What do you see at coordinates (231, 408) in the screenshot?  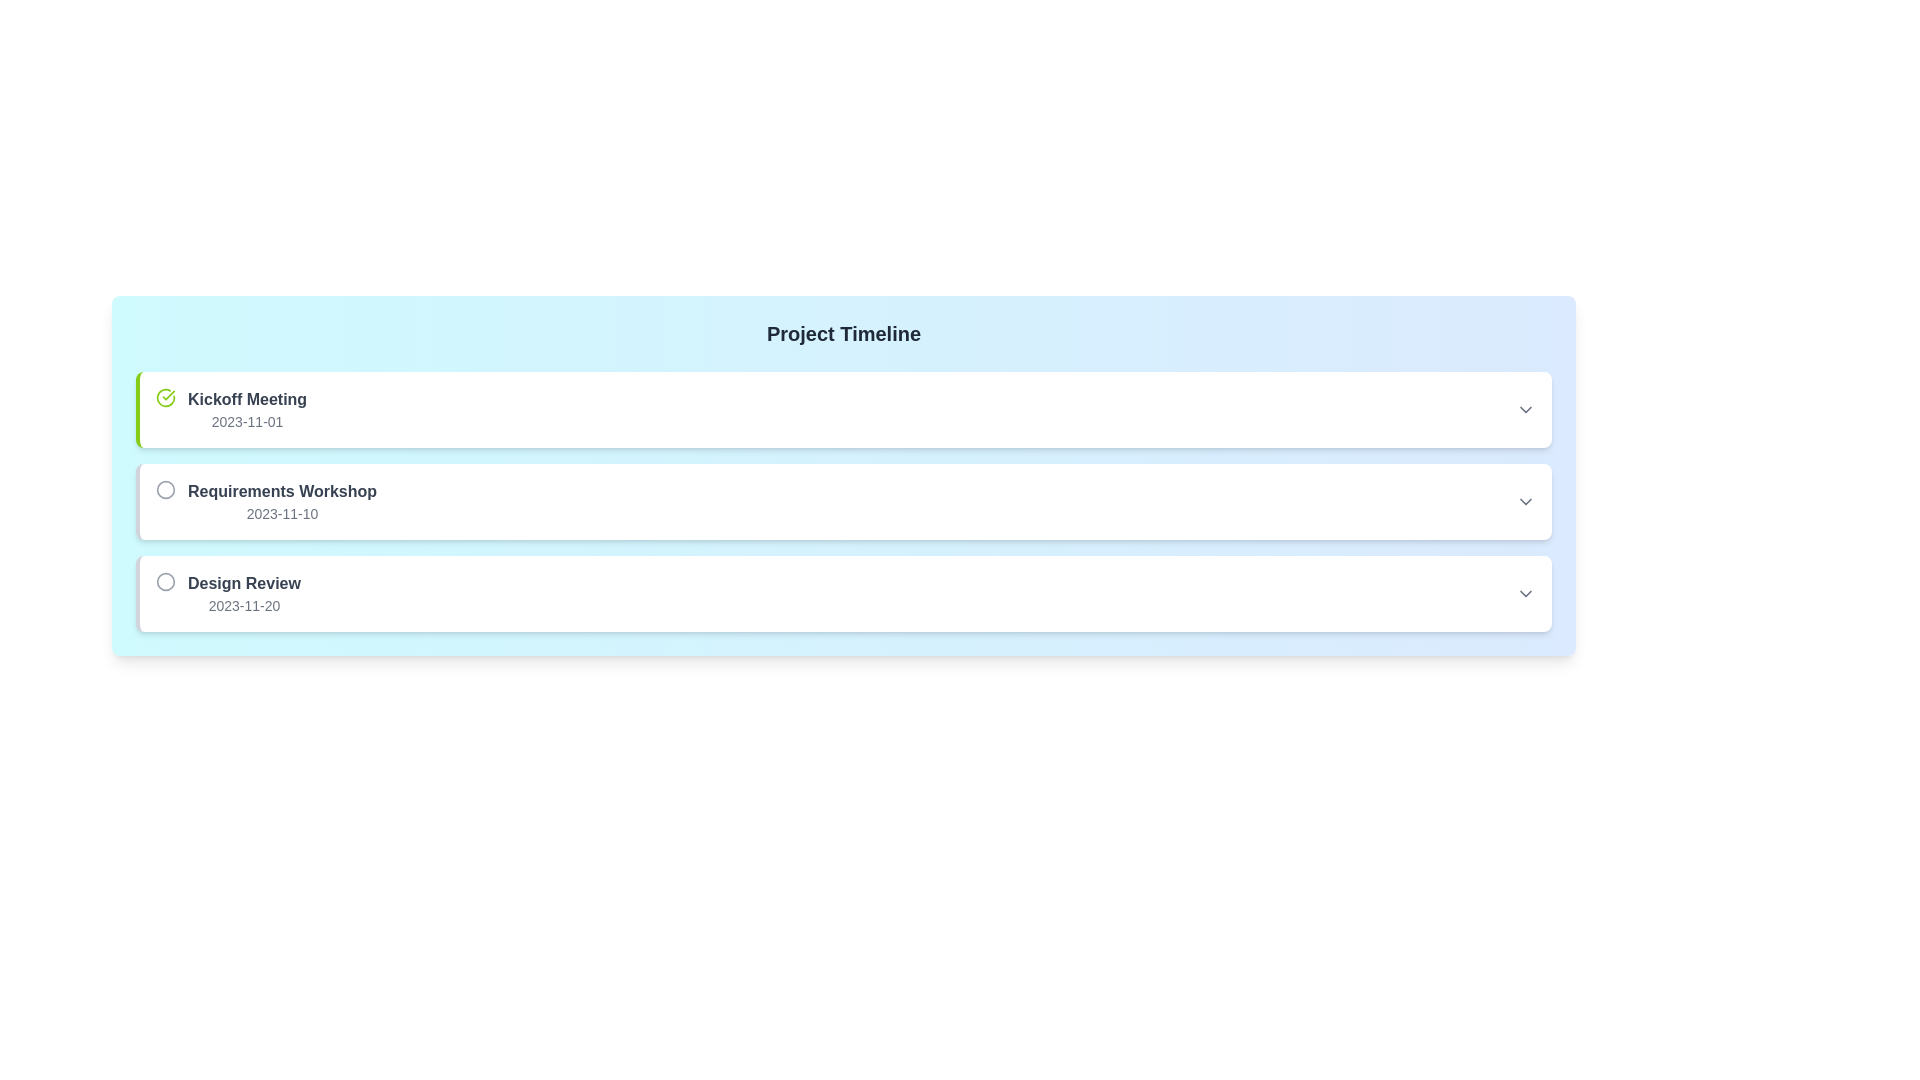 I see `the list entry indicating the 'Kickoff Meeting' with a green checkmark status, which is the first element in the vertical list` at bounding box center [231, 408].